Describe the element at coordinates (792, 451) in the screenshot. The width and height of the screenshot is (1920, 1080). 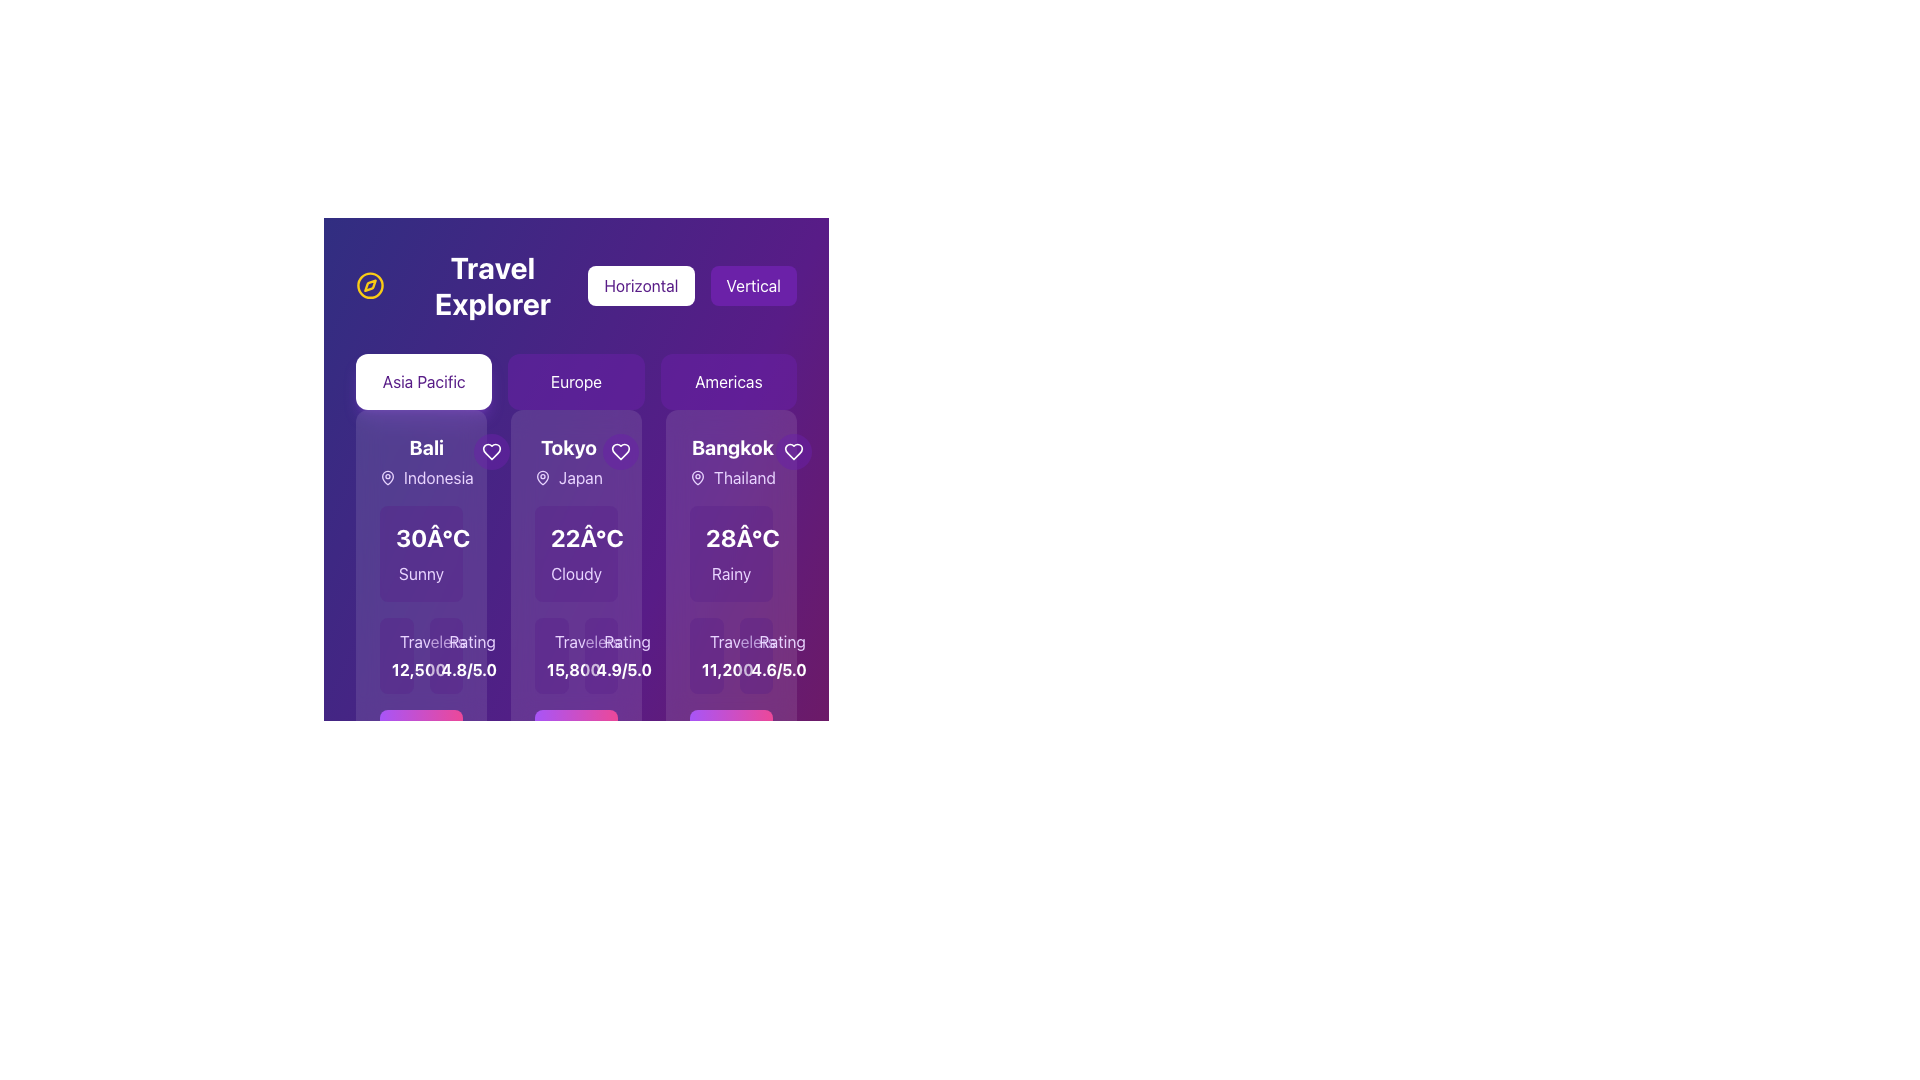
I see `the heart-shaped icon button representing a favorite action, located in the 'Bangkok, Thailand' card in the 'Asia Pacific' section of the Travel Explorer interface` at that location.